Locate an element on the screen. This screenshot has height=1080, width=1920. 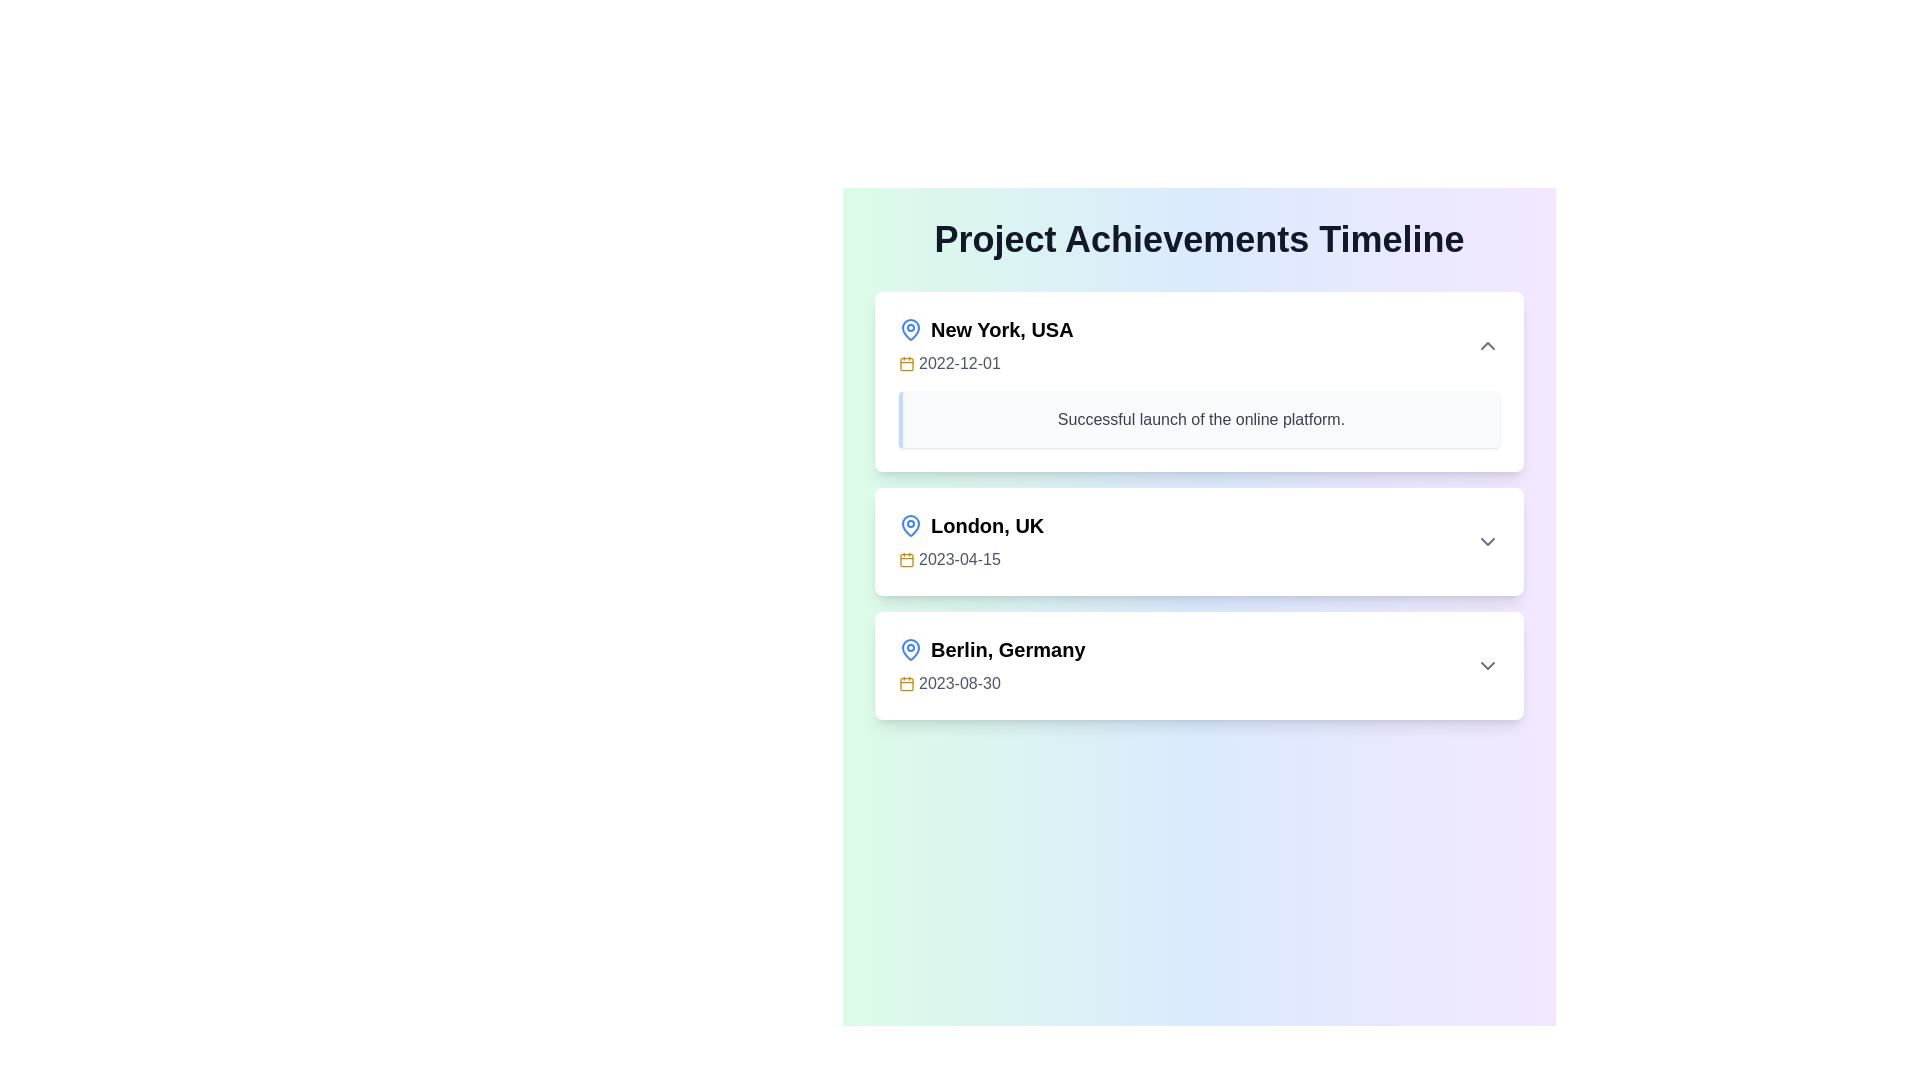
the second card in the vertically stacked timeline that conveys event information about a notable event in London on April 15, 2023 is located at coordinates (1199, 542).